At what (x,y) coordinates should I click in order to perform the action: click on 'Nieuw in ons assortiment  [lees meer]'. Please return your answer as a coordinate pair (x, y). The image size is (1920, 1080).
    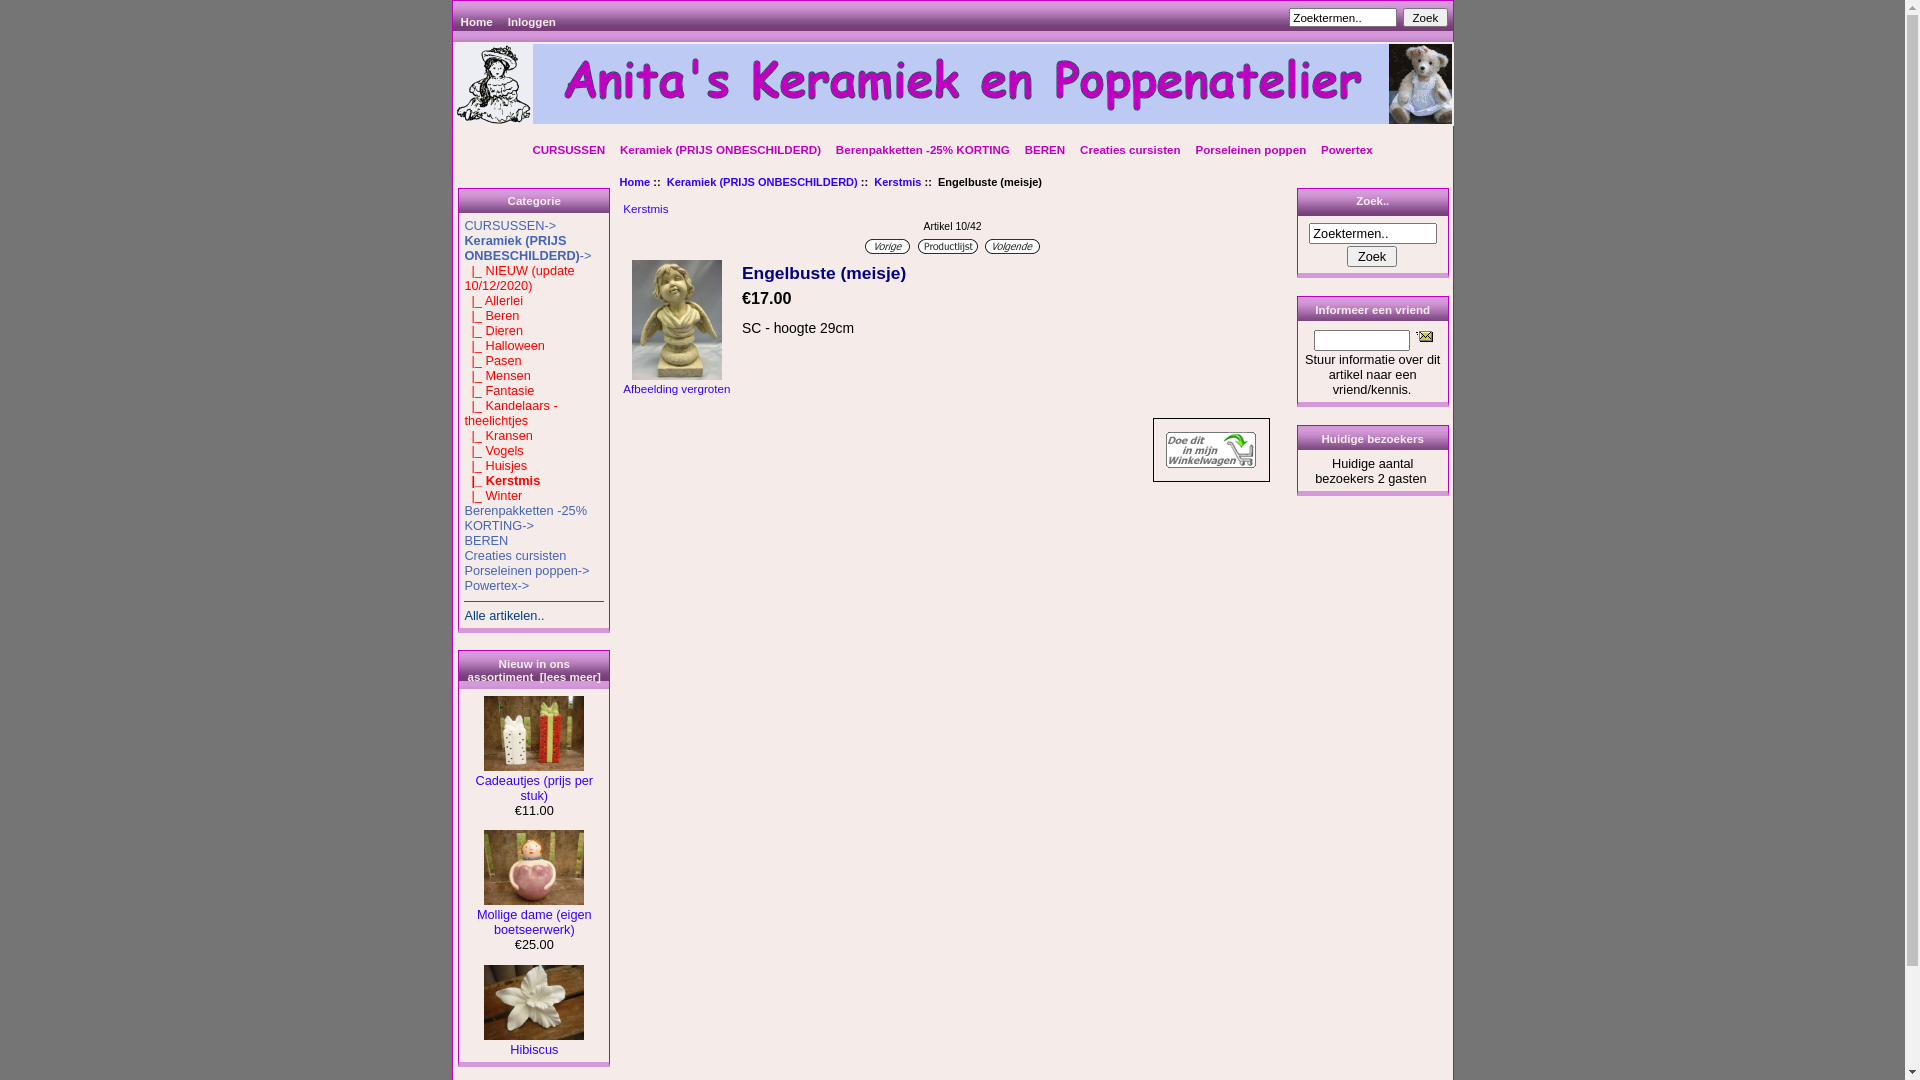
    Looking at the image, I should click on (466, 670).